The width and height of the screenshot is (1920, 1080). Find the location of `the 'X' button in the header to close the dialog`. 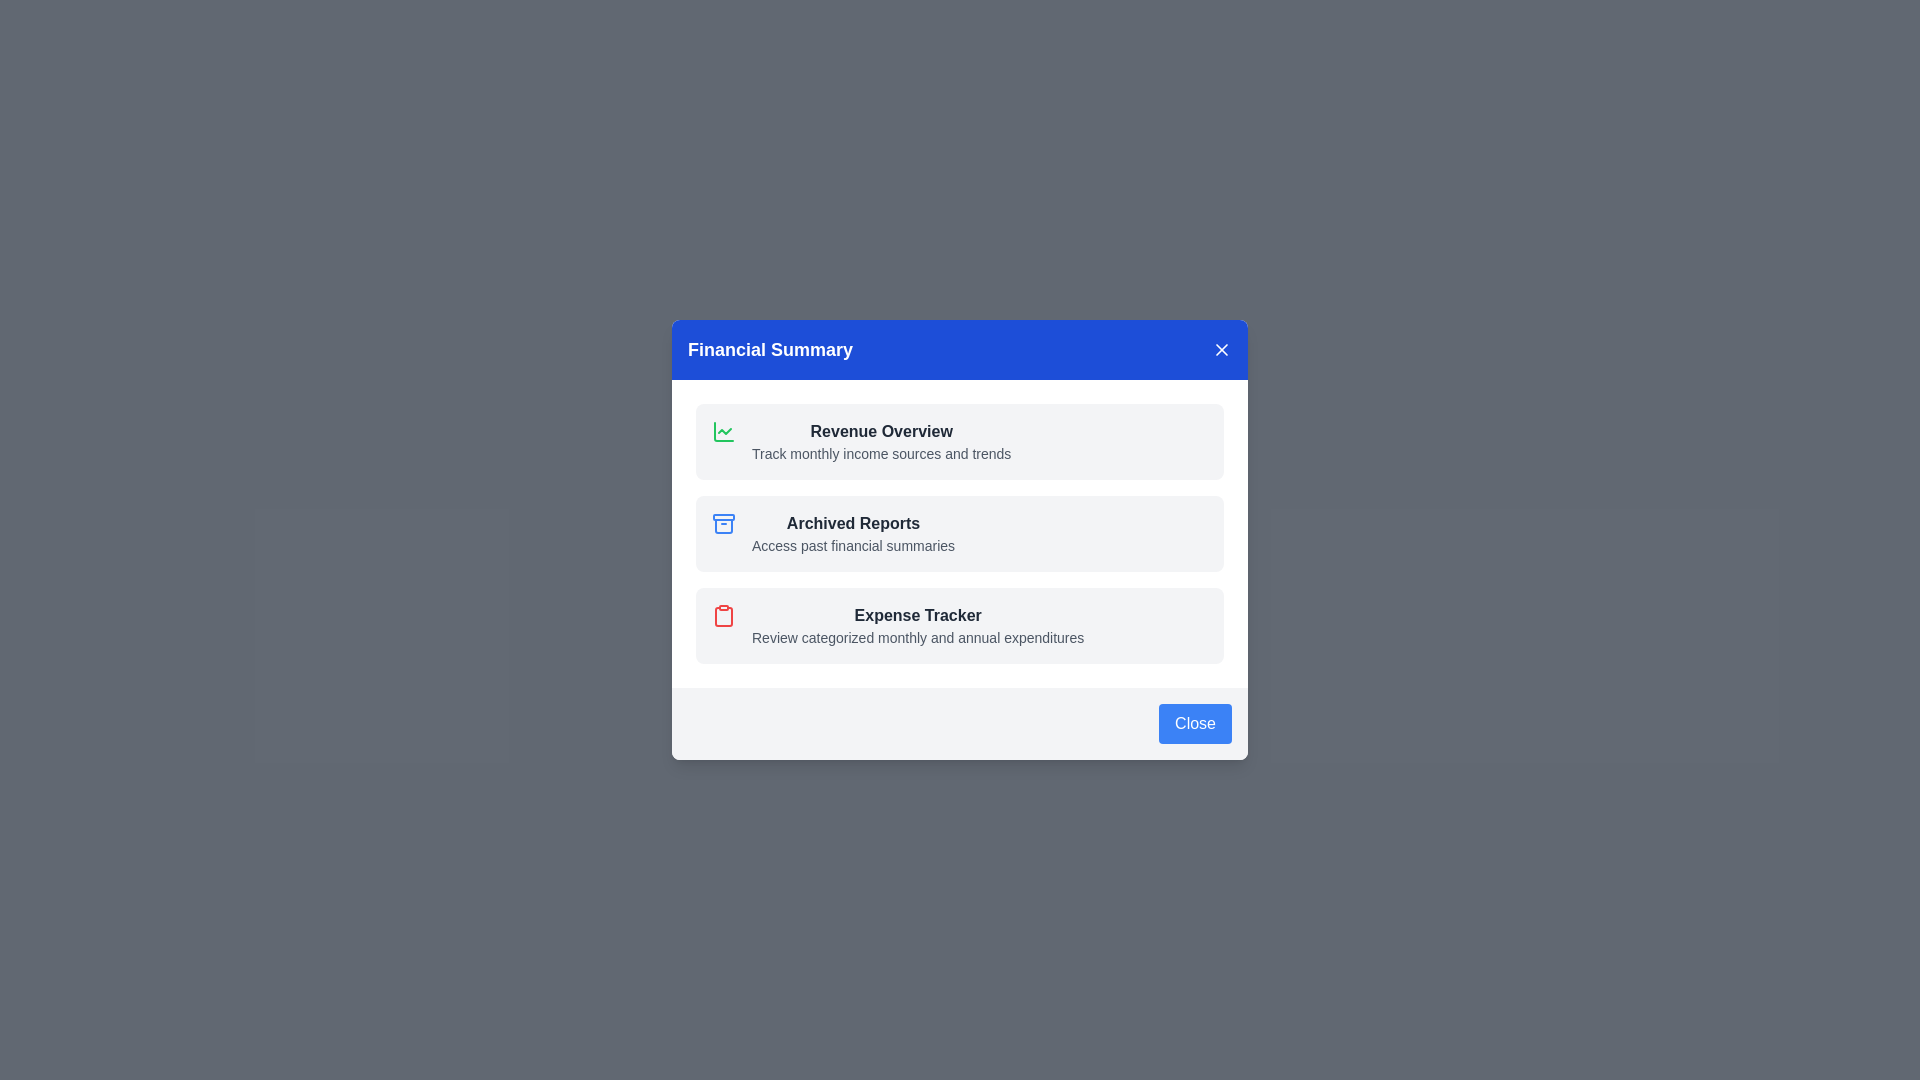

the 'X' button in the header to close the dialog is located at coordinates (1221, 349).